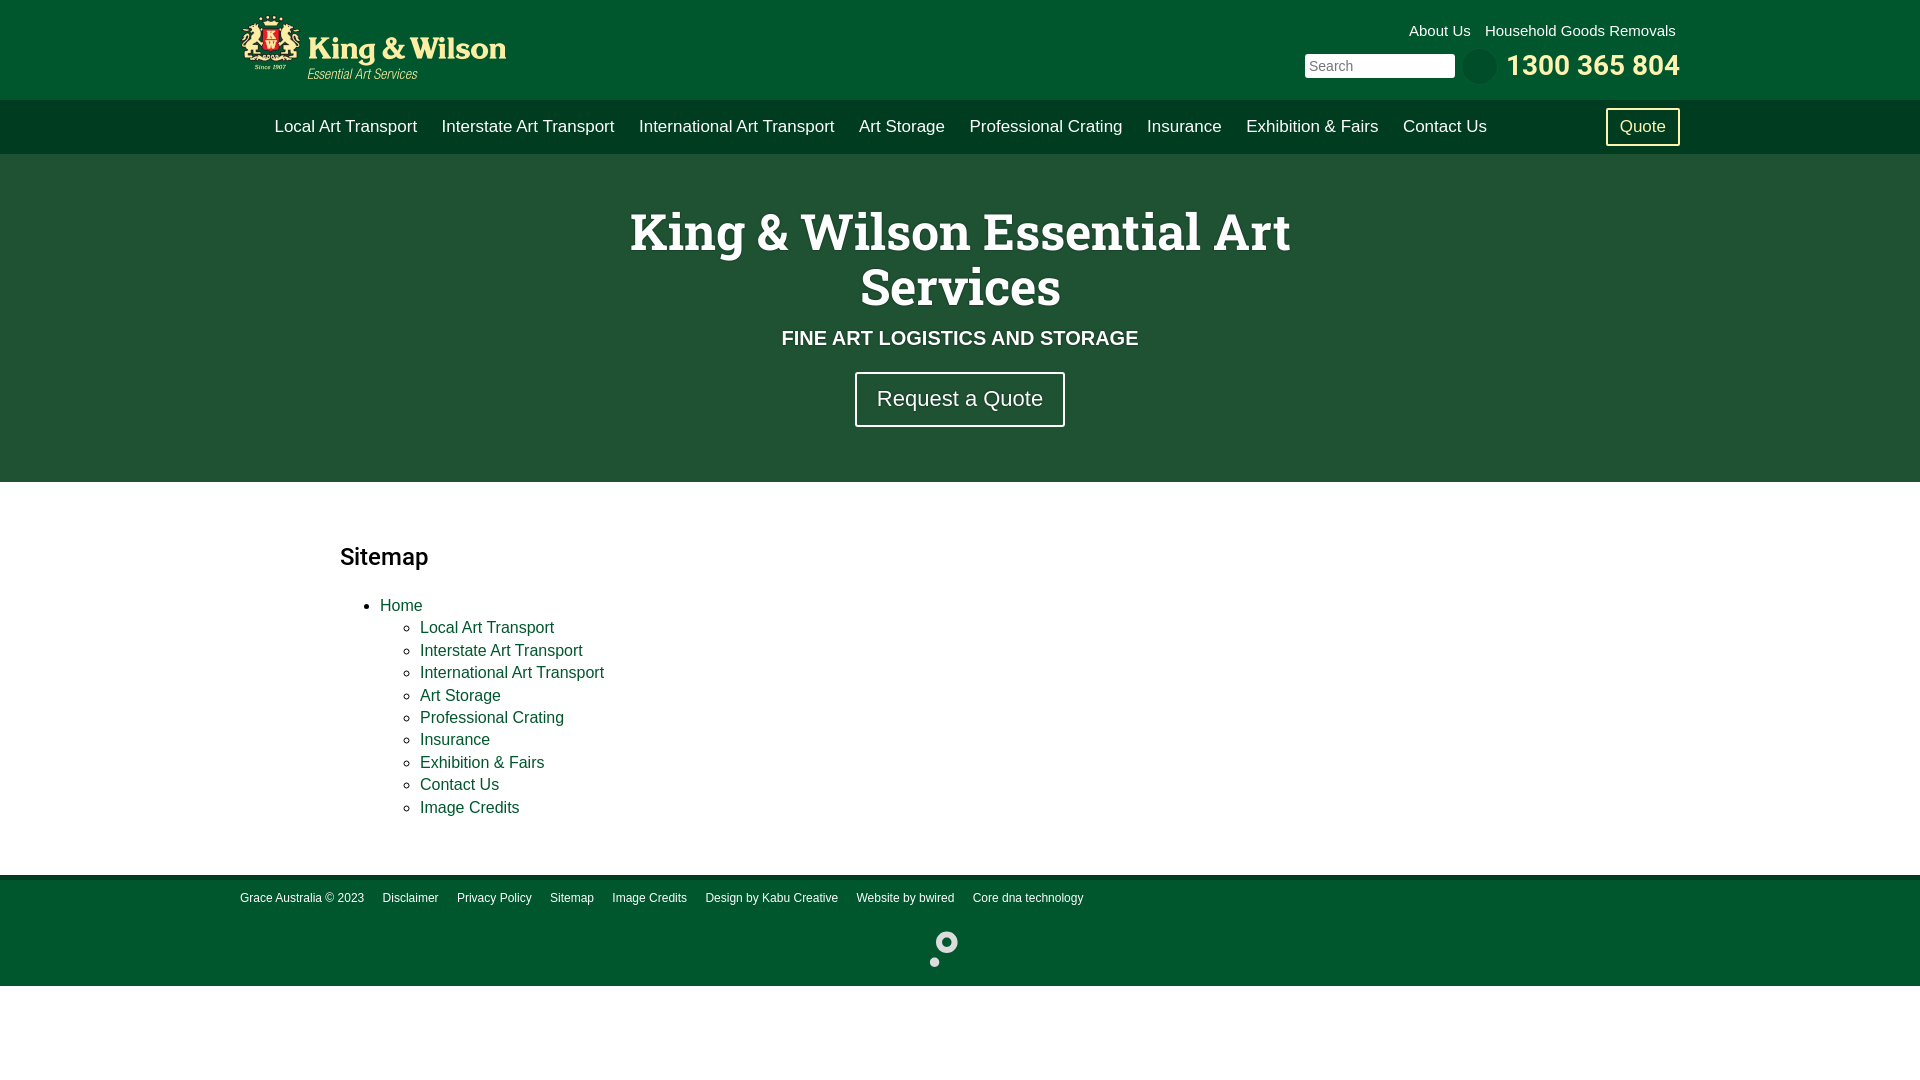  I want to click on 'Local Art Transport', so click(486, 626).